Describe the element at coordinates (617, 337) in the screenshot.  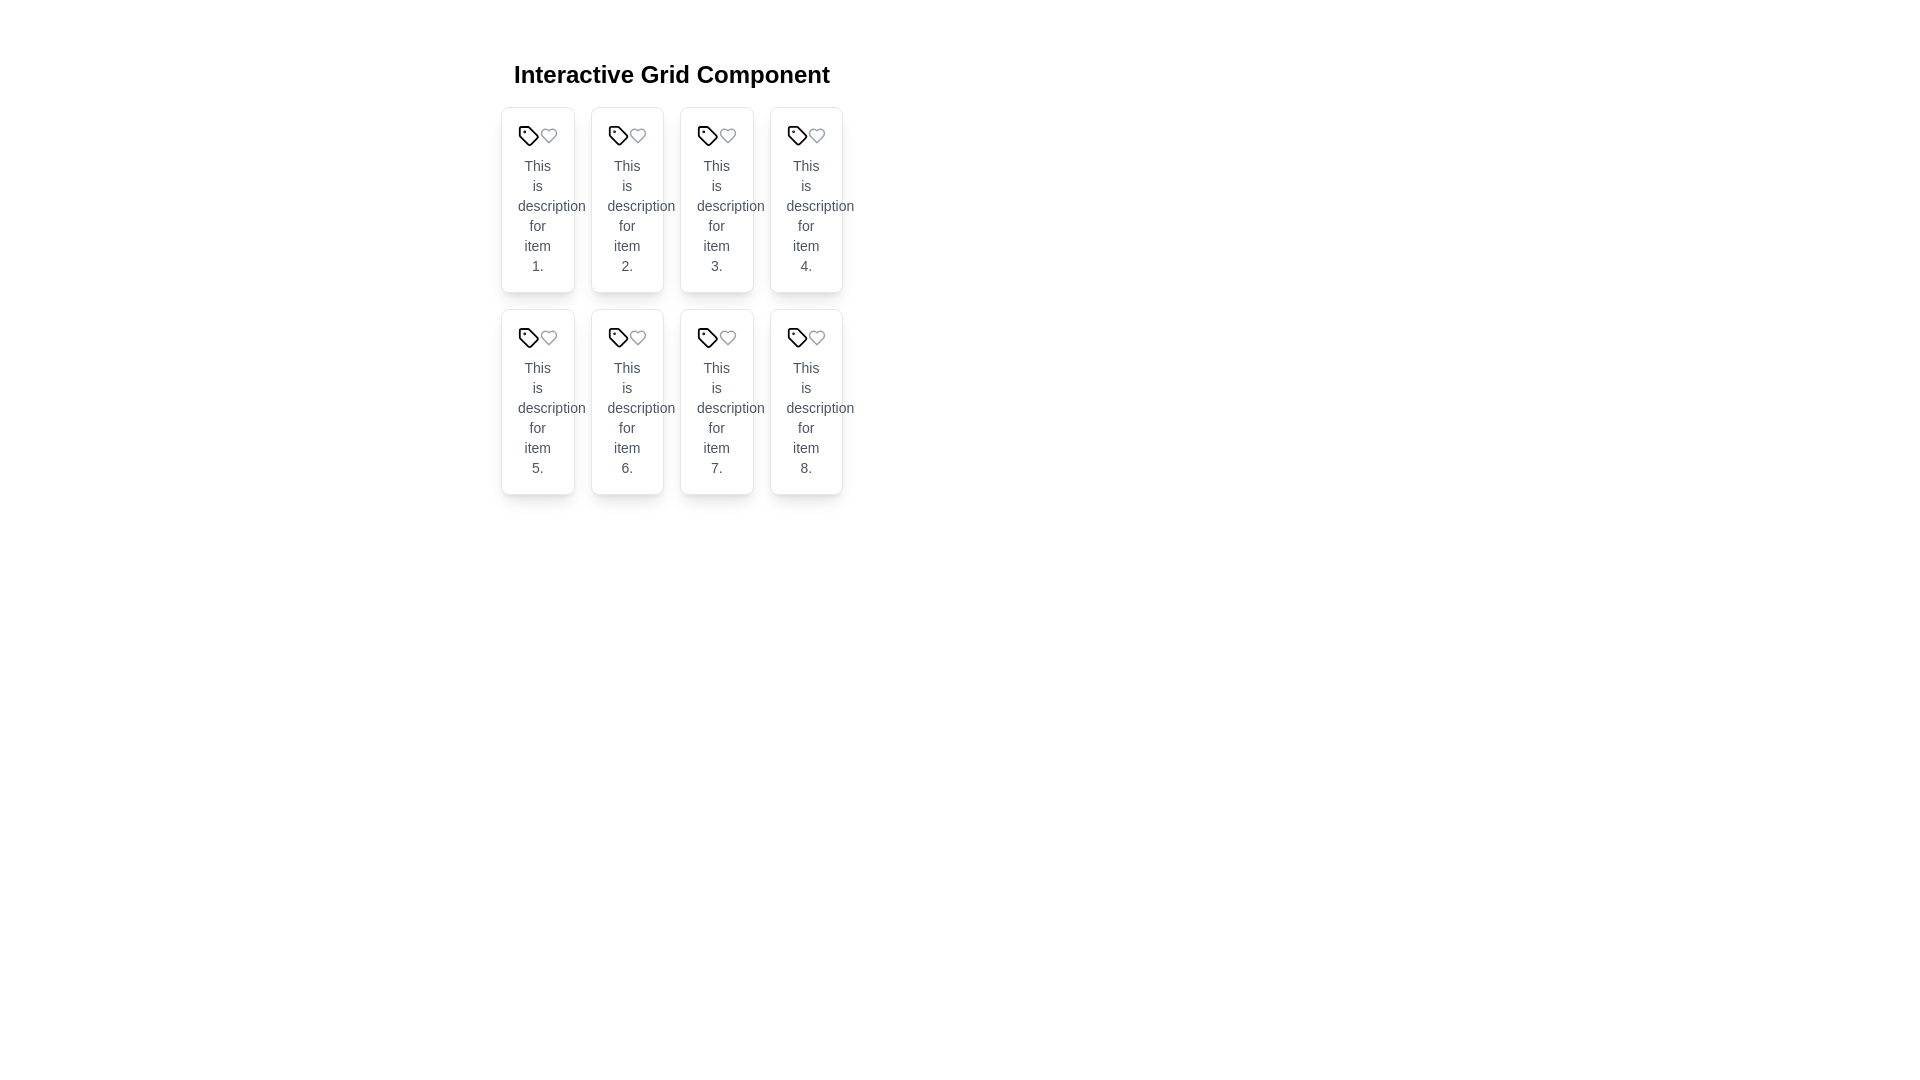
I see `the tag-shaped icon outlined in black located in the upper-left corner of the grid cell labeled 'Tile 6' within the interactive grid component` at that location.